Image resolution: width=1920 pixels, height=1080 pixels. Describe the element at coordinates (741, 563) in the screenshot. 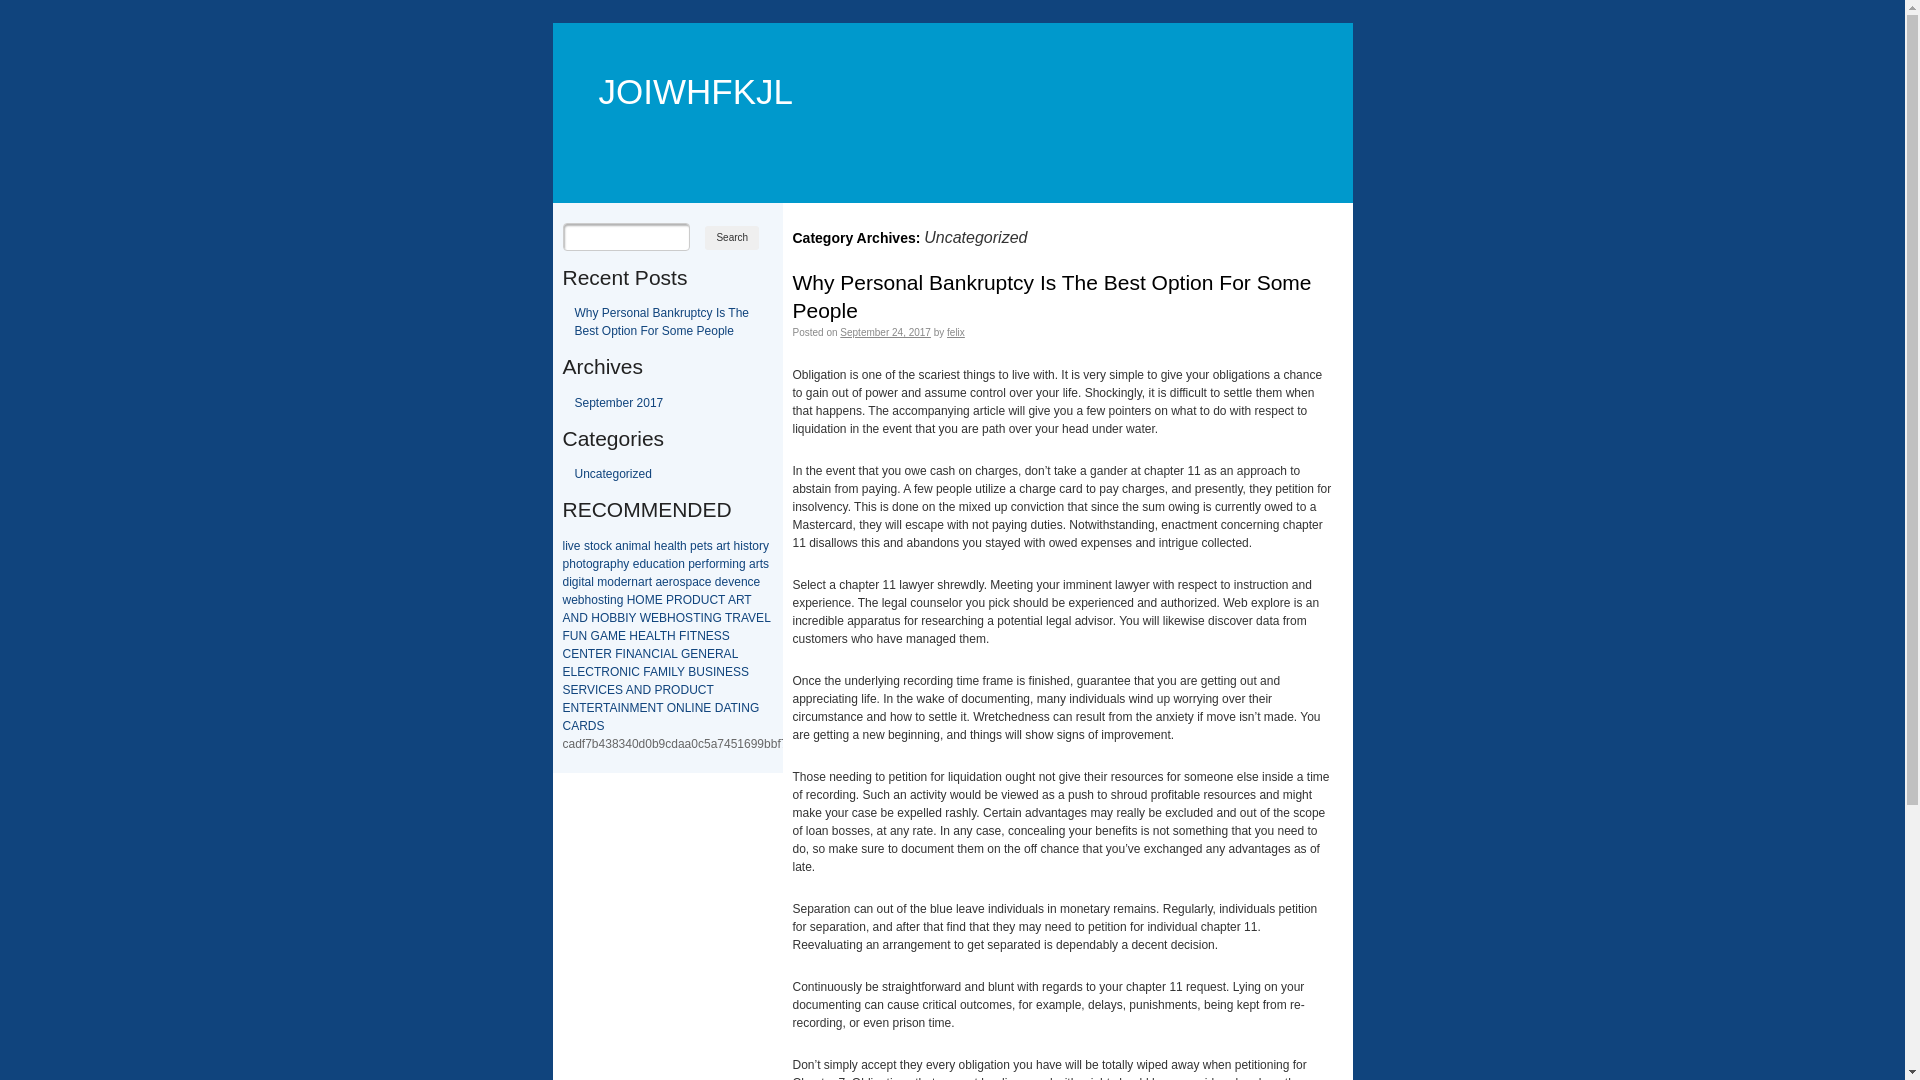

I see `'g'` at that location.